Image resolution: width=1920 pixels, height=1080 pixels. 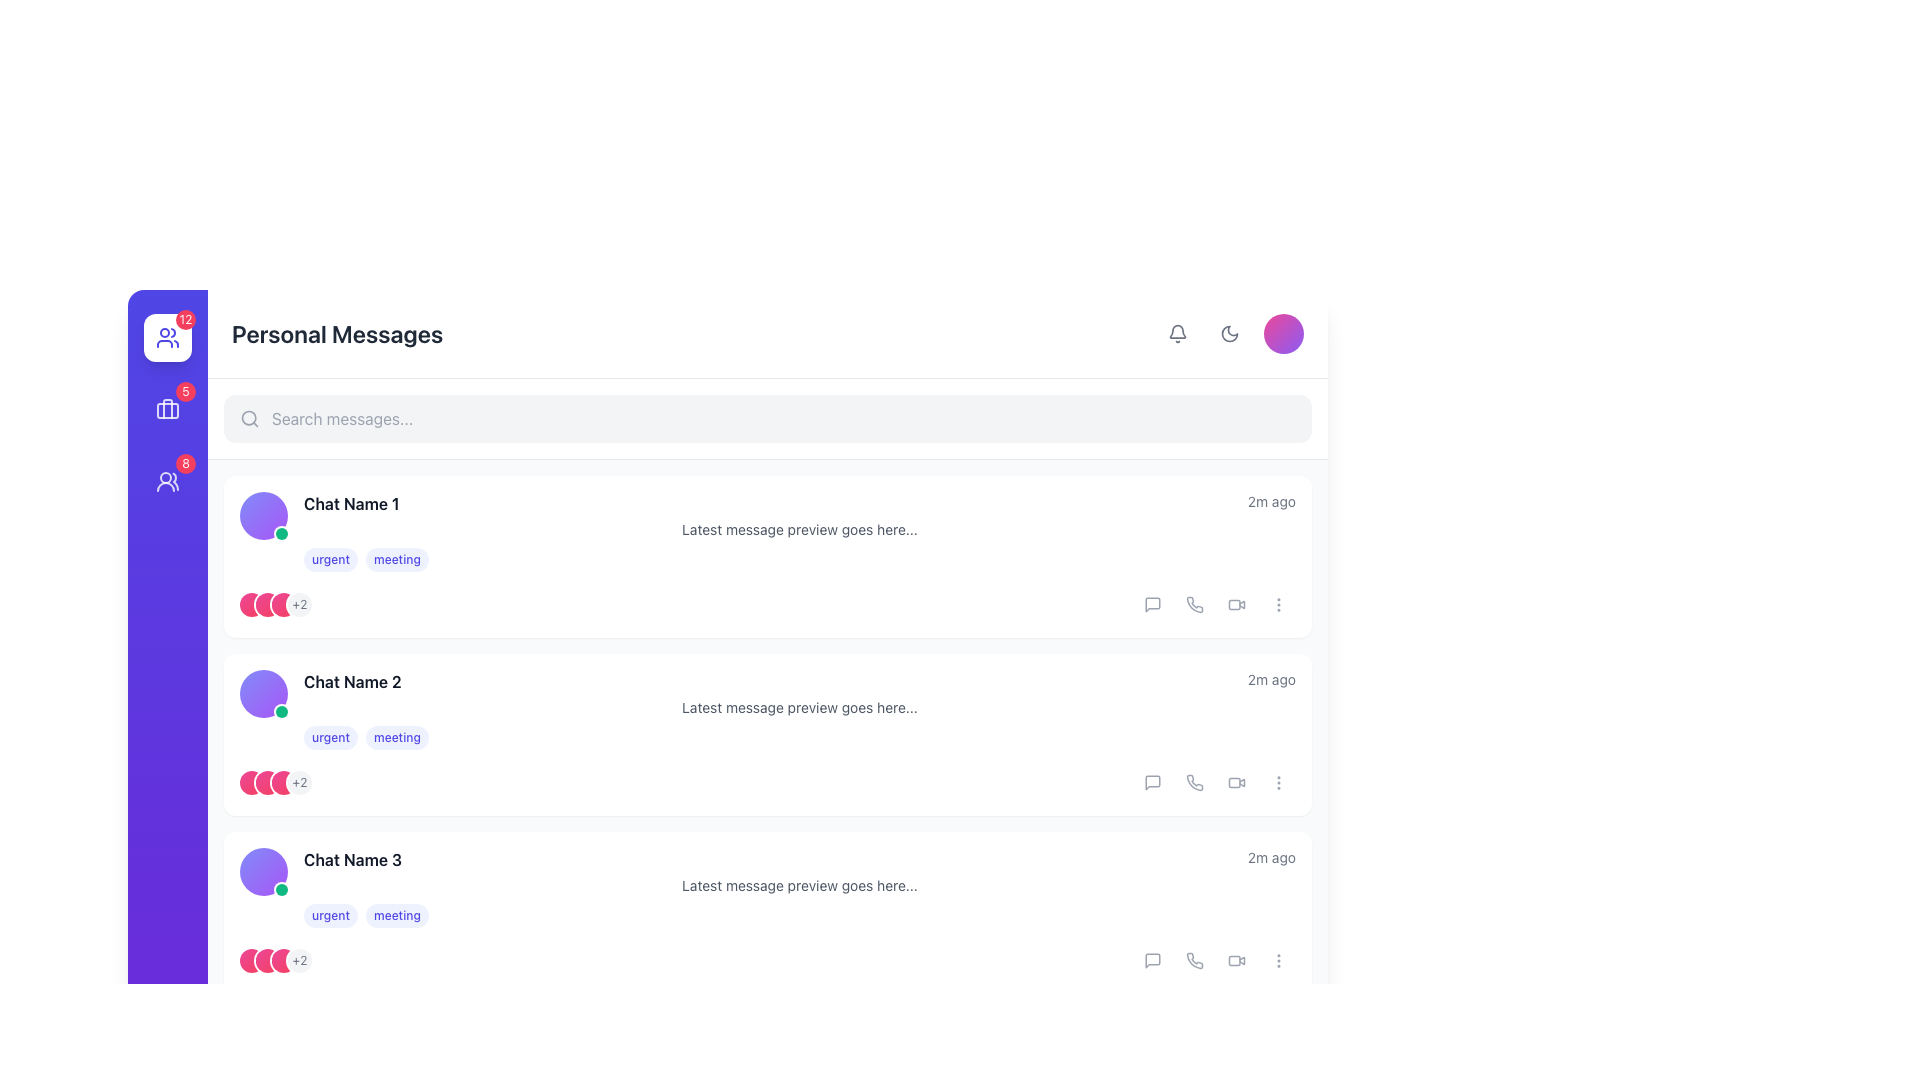 What do you see at coordinates (263, 1048) in the screenshot?
I see `the Avatar with Status Indicator located` at bounding box center [263, 1048].